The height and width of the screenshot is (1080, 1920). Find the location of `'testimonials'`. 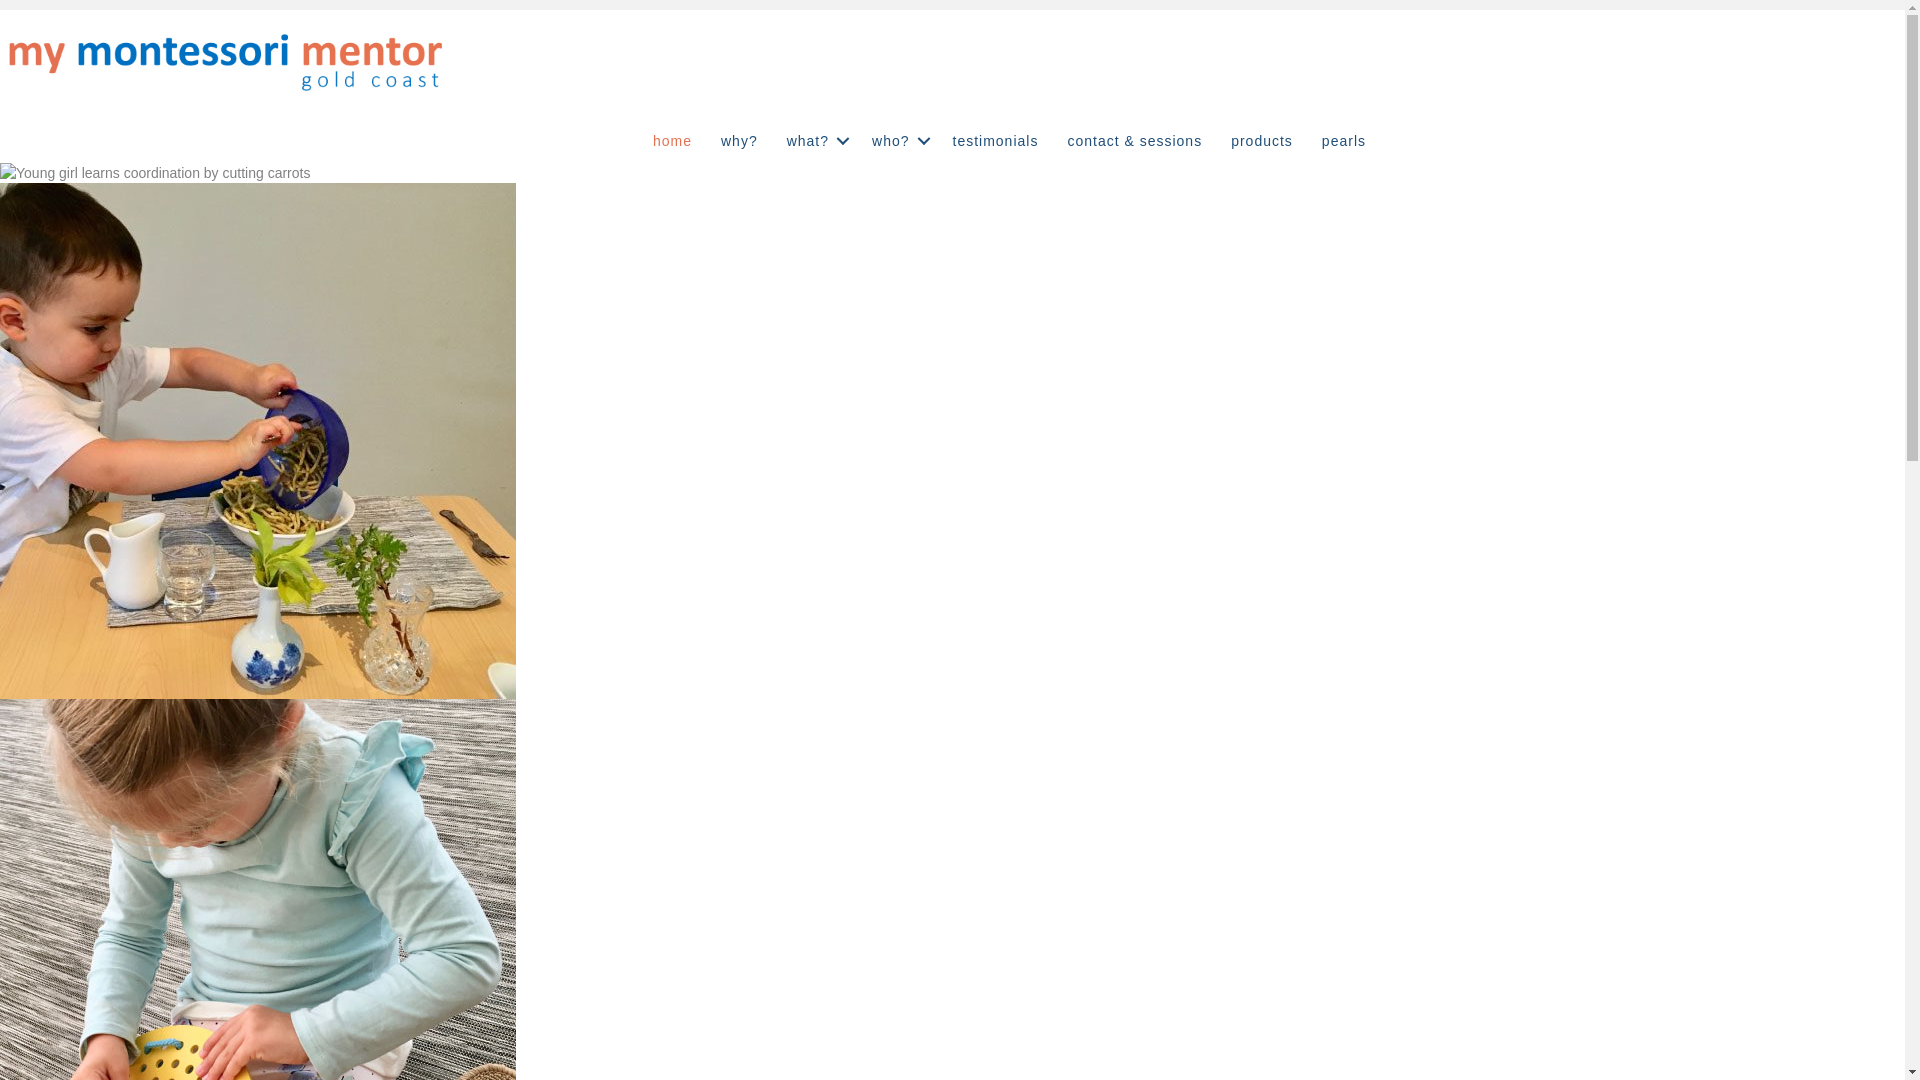

'testimonials' is located at coordinates (936, 140).